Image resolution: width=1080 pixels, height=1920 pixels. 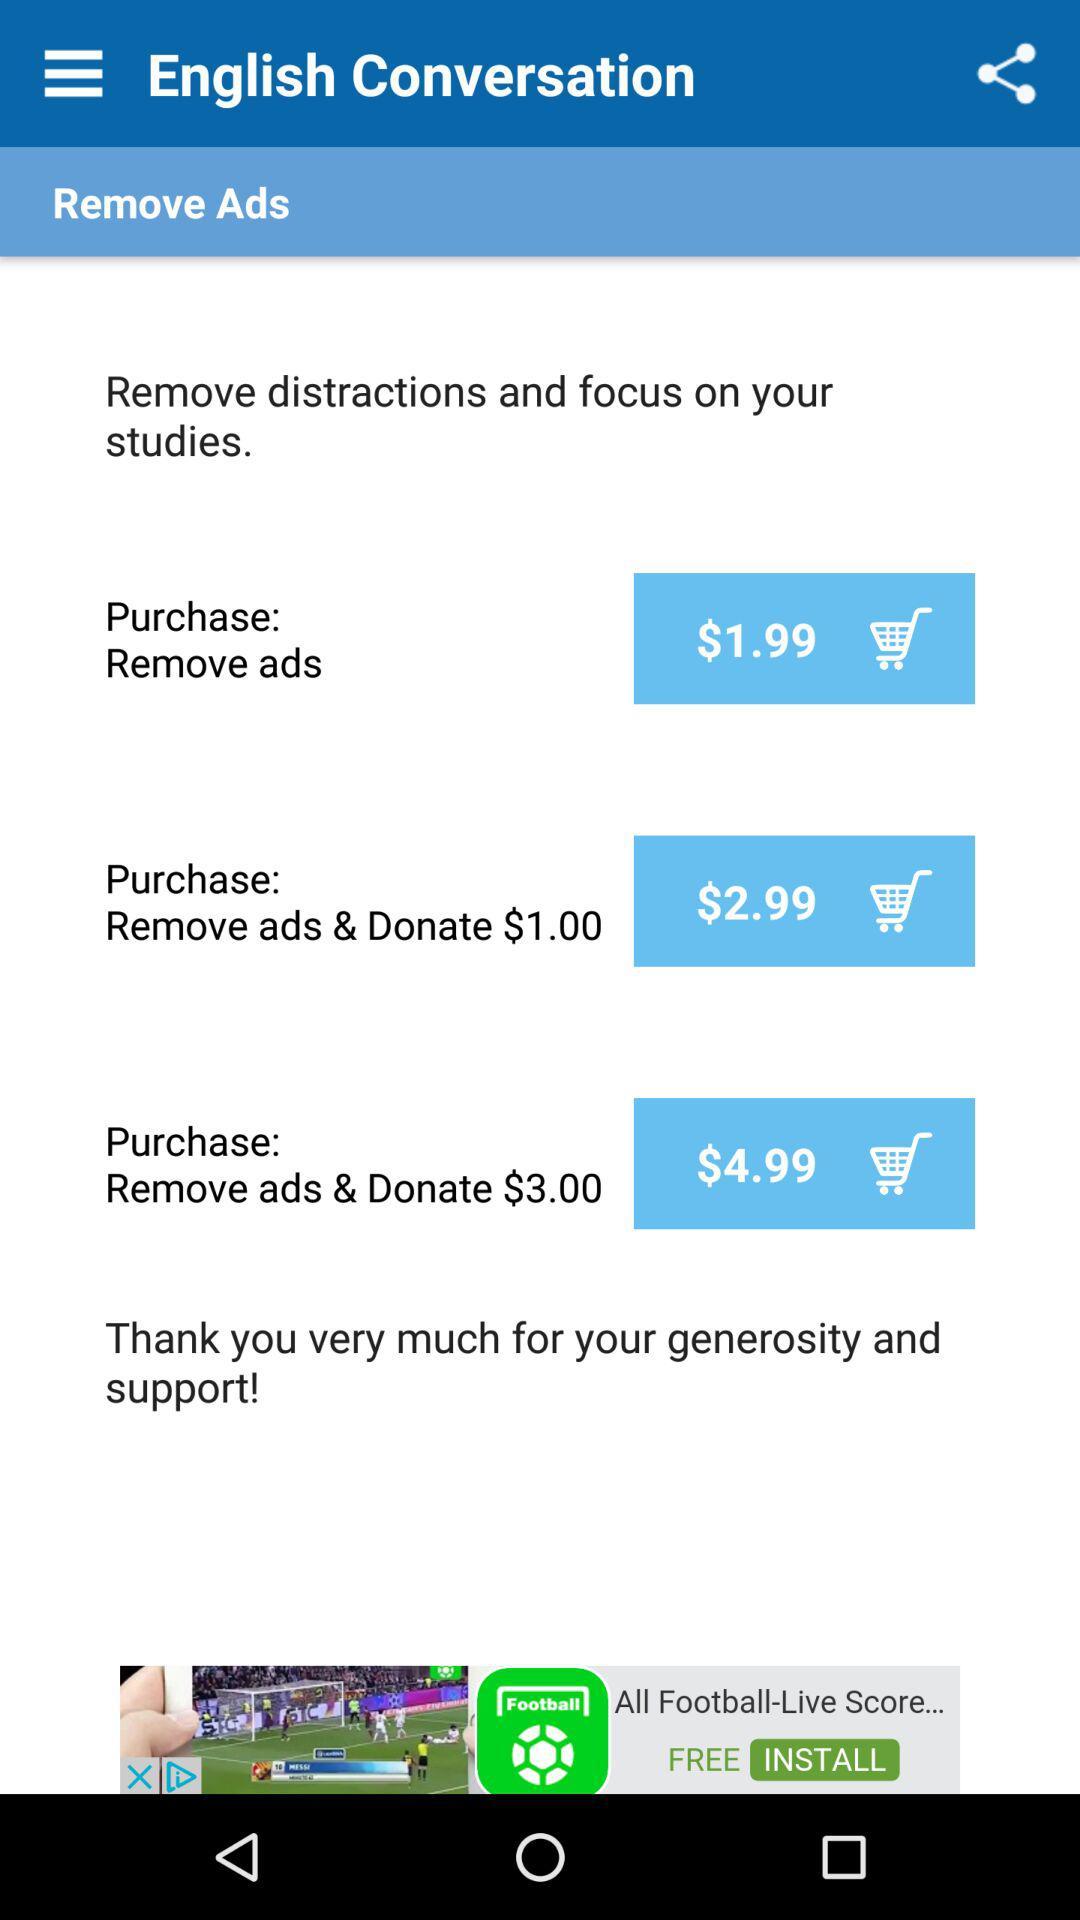 What do you see at coordinates (540, 1727) in the screenshot?
I see `details about advertisement` at bounding box center [540, 1727].